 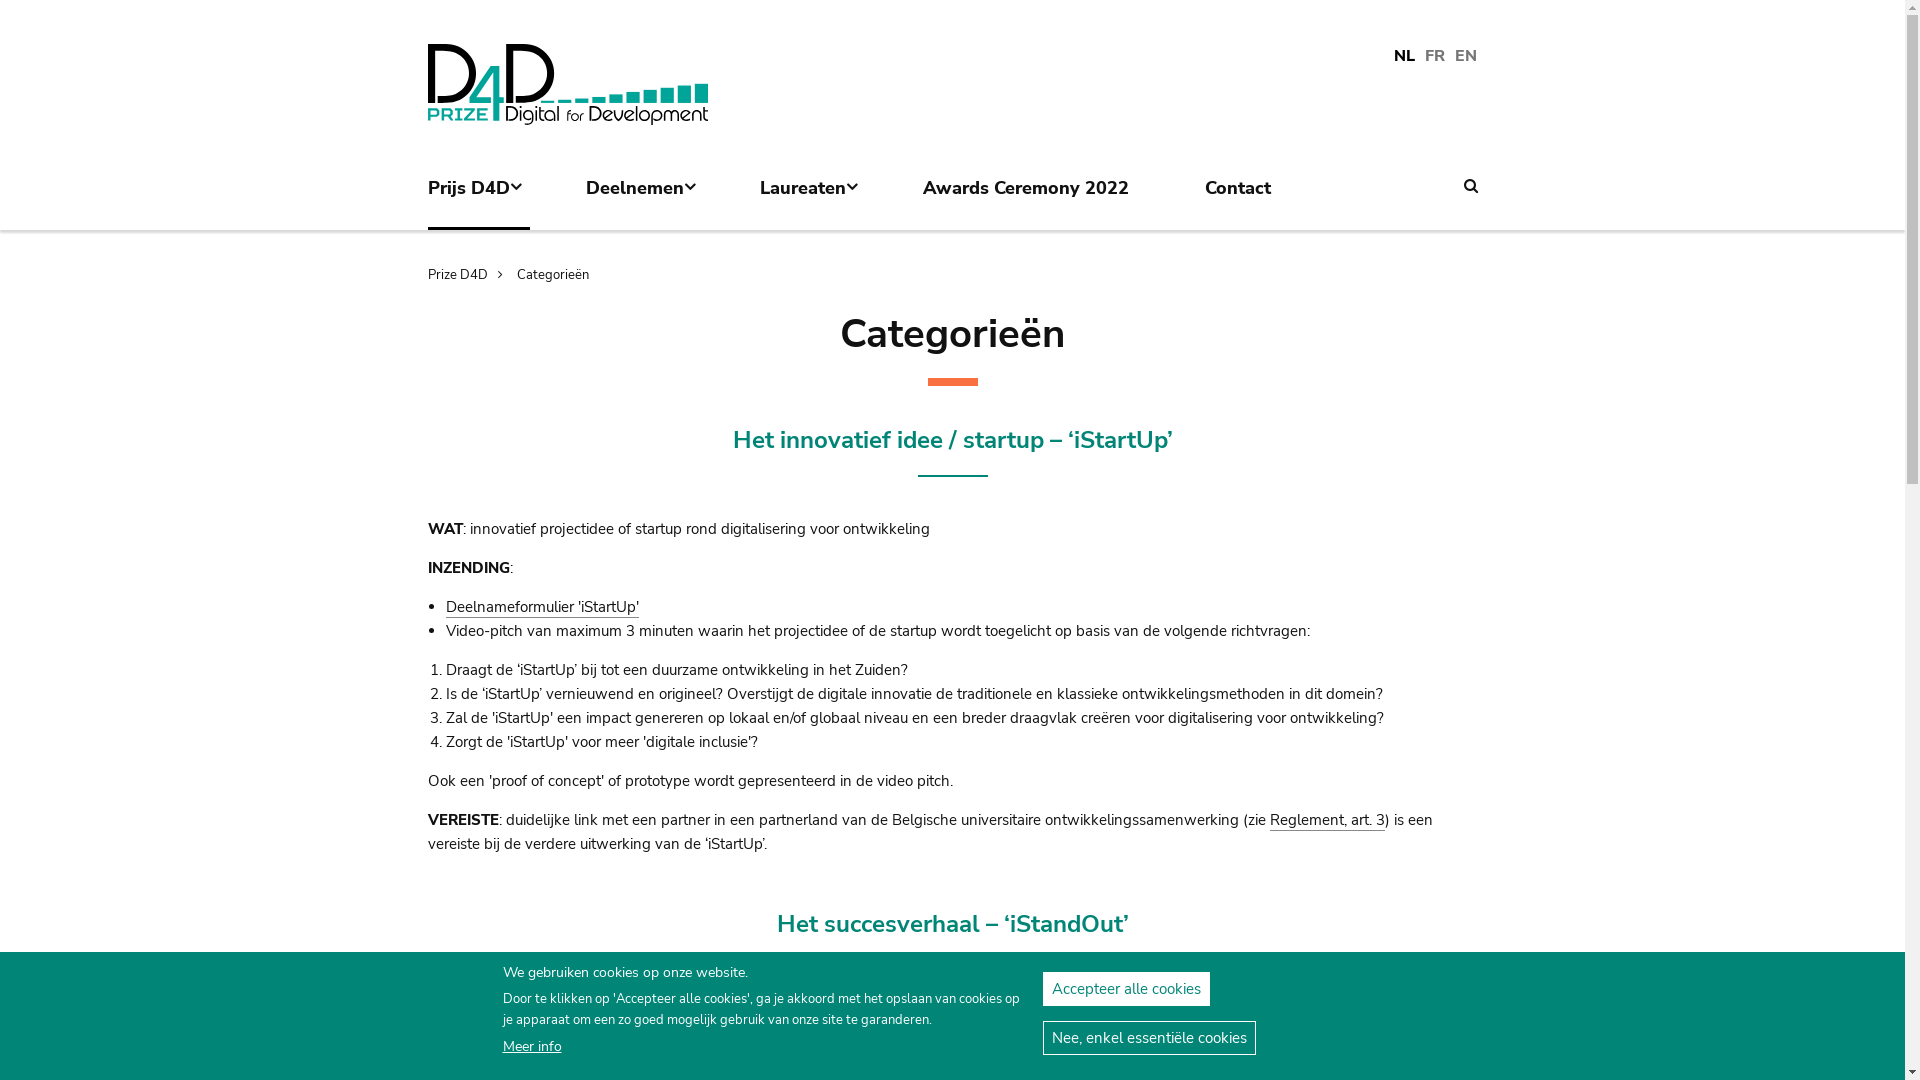 What do you see at coordinates (1247, 199) in the screenshot?
I see `'Contact'` at bounding box center [1247, 199].